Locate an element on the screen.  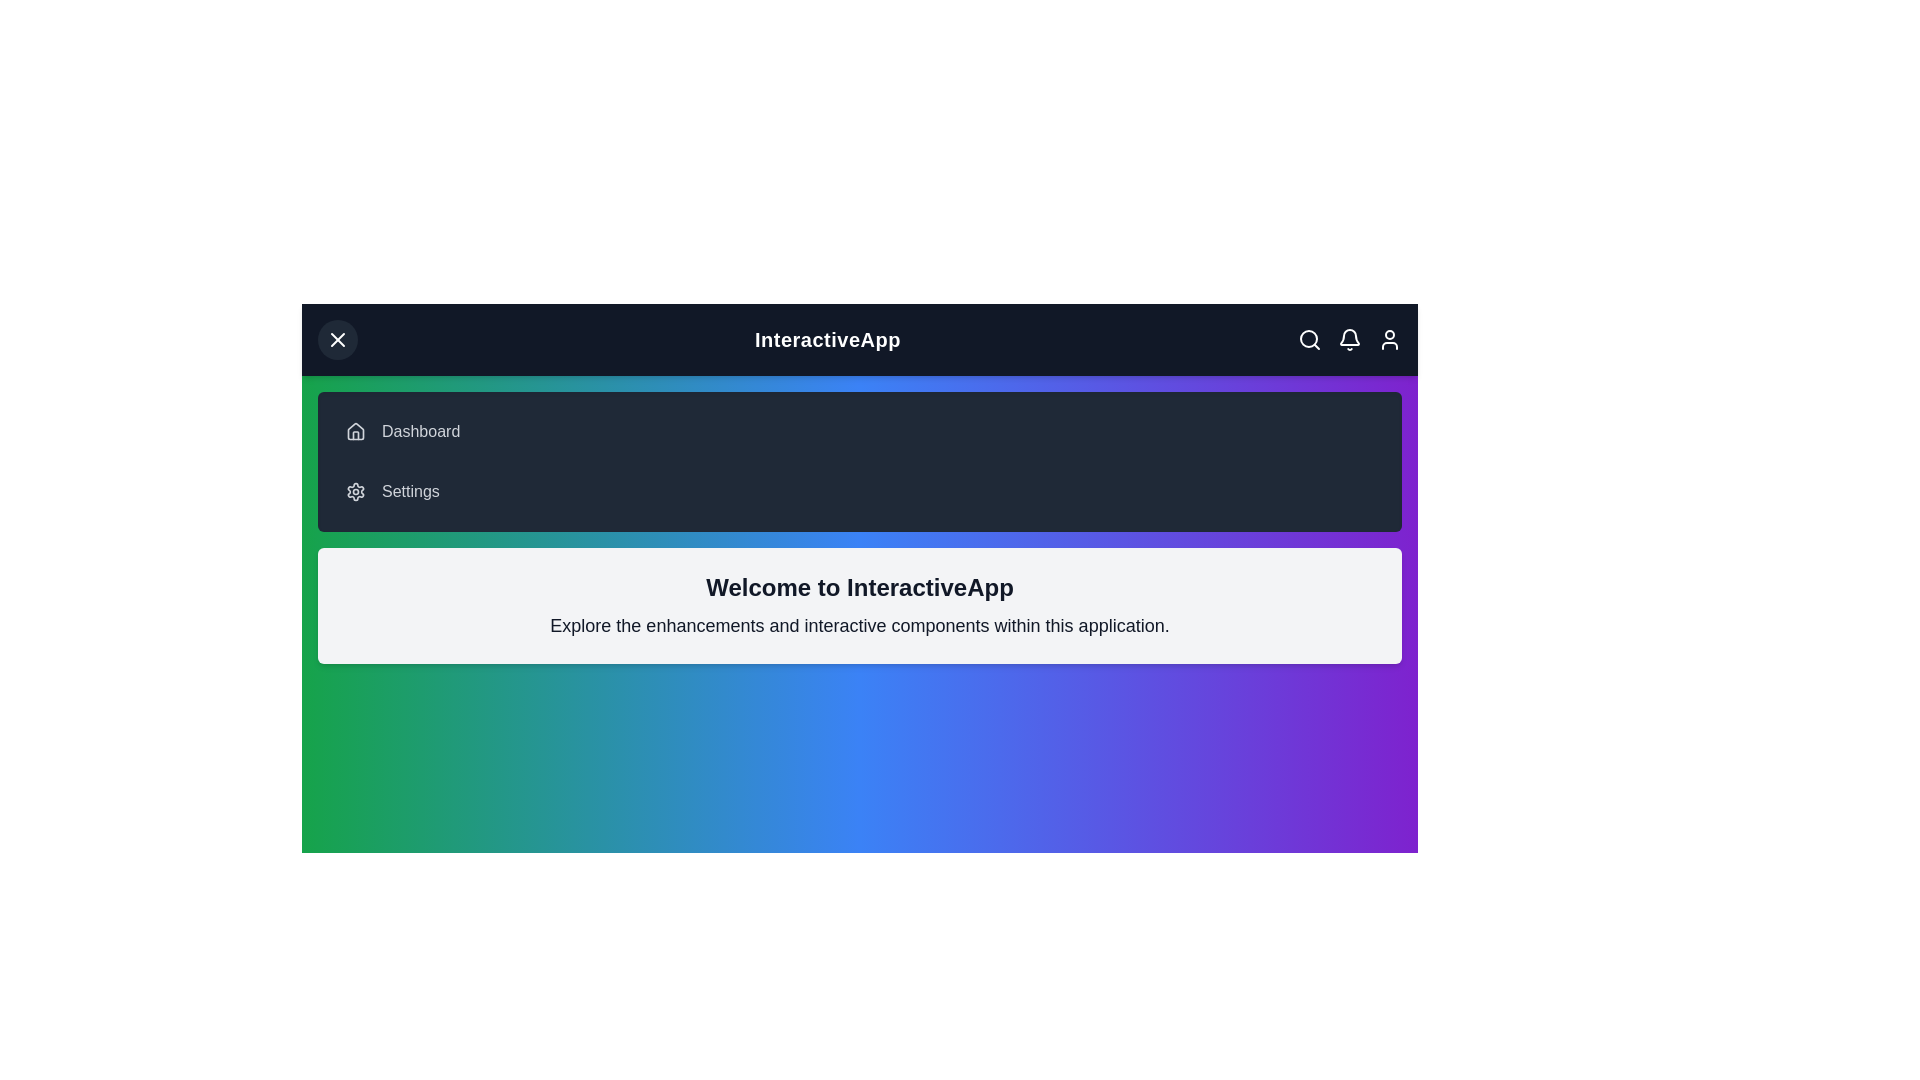
the toggle button in the top-left corner of the header to toggle the menu visibility is located at coordinates (337, 338).